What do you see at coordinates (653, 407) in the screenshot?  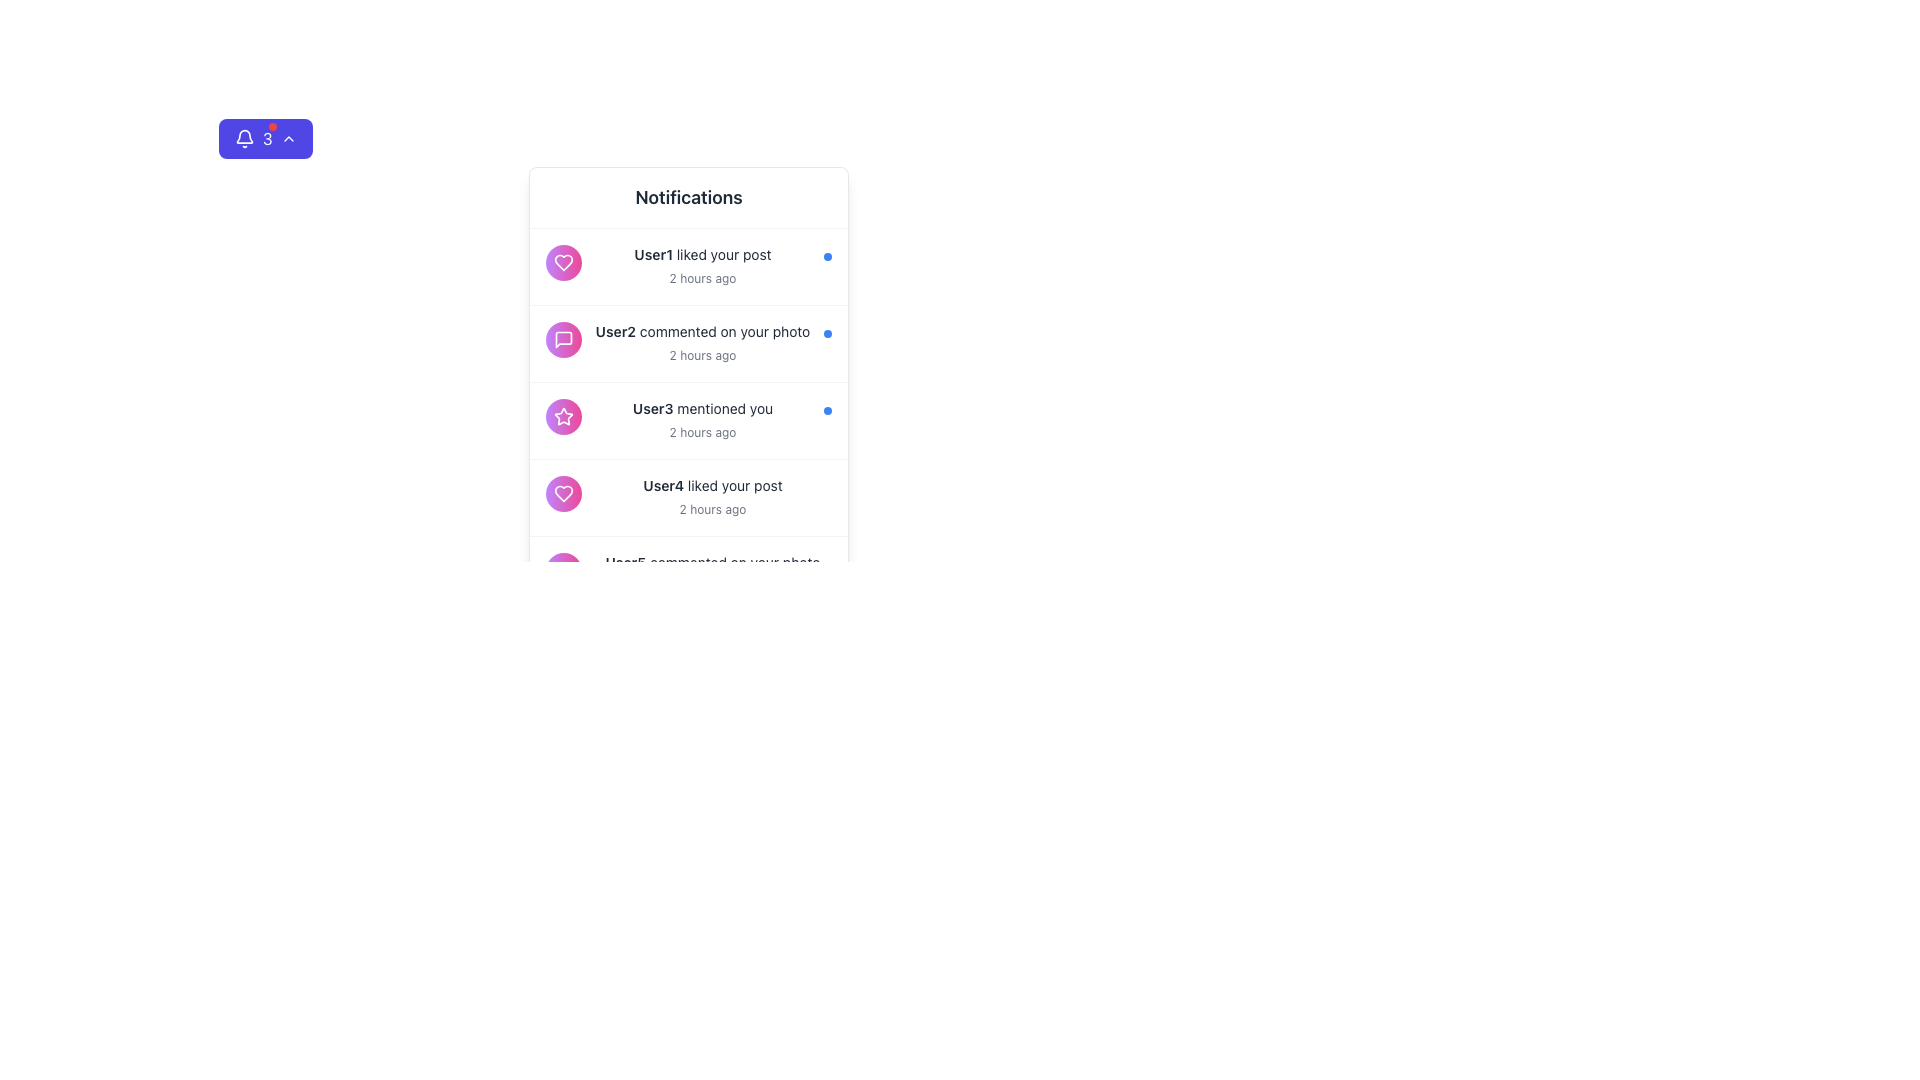 I see `the text label 'User3' in the notification panel` at bounding box center [653, 407].